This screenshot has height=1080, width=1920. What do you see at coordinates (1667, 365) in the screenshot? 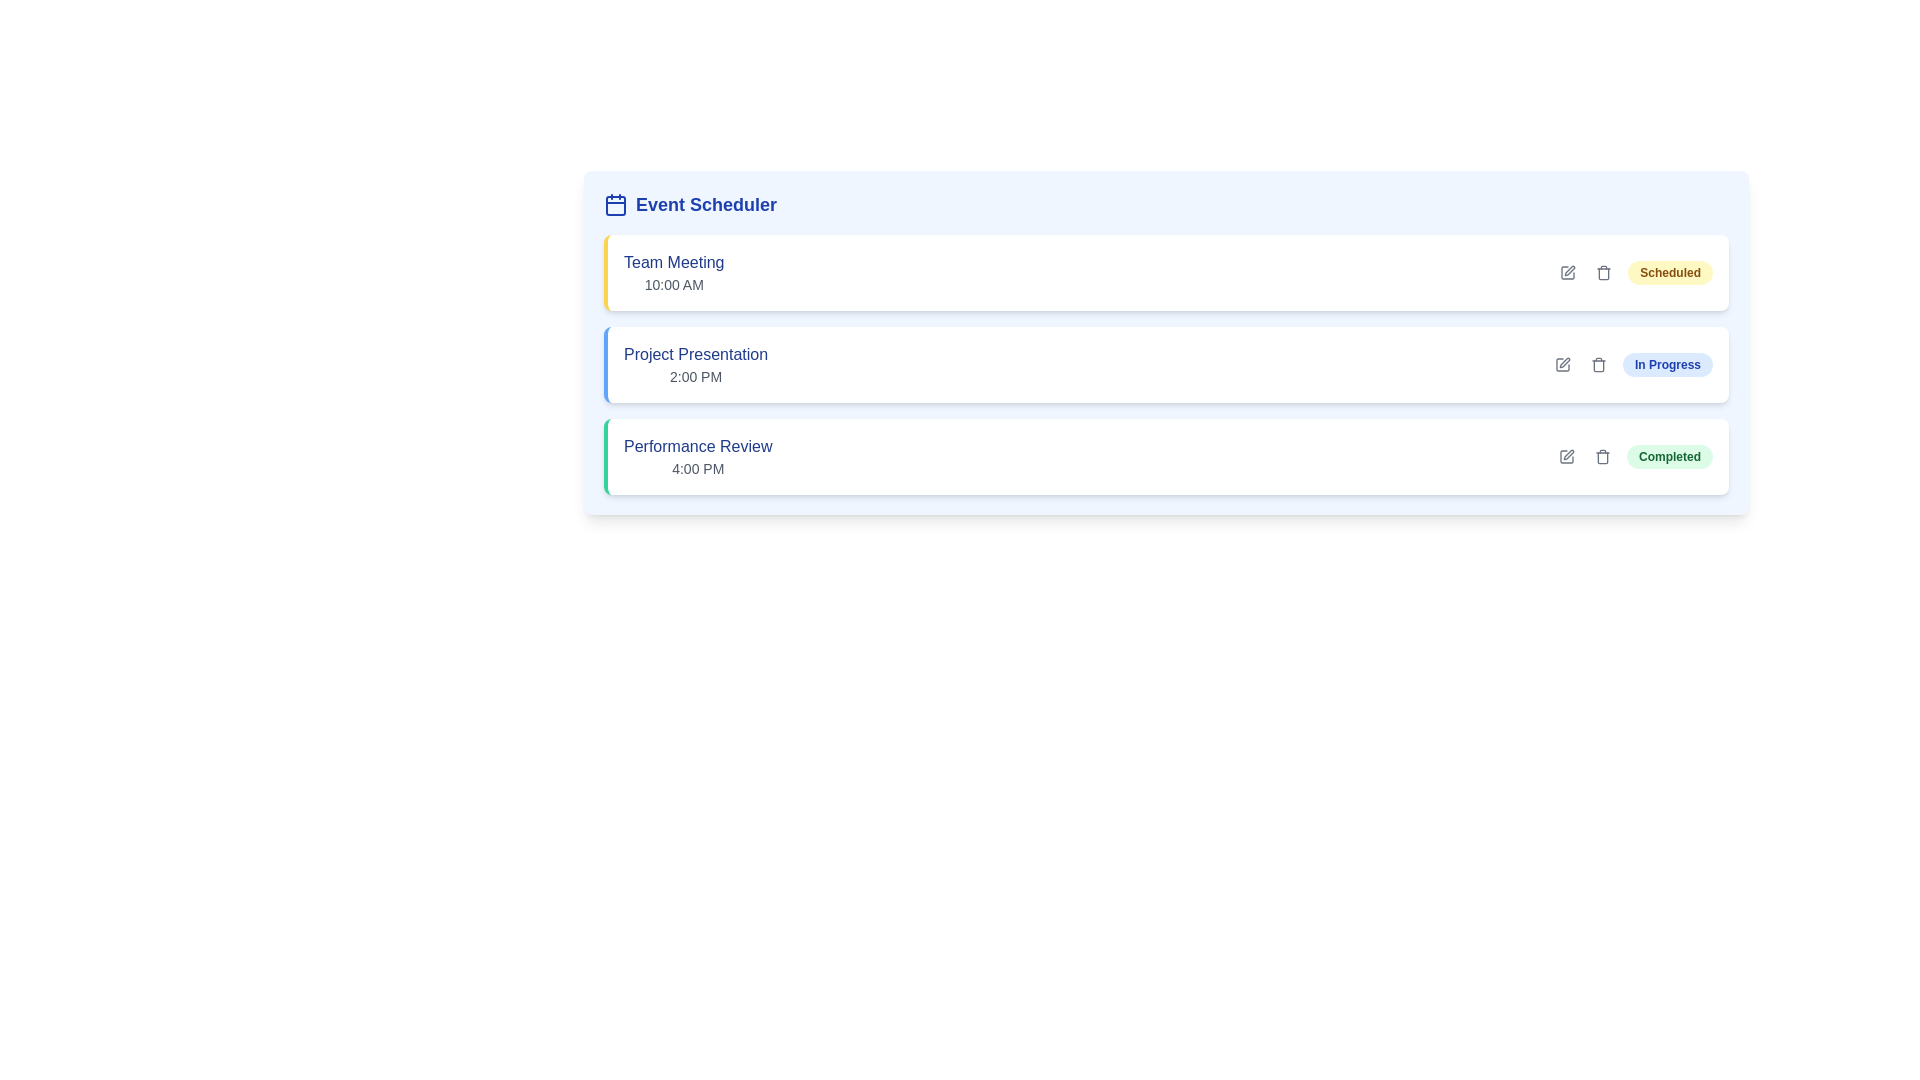
I see `label indicating the status of the 'Project Presentation' event, which shows 'In Progress' in the scheduler interface` at bounding box center [1667, 365].